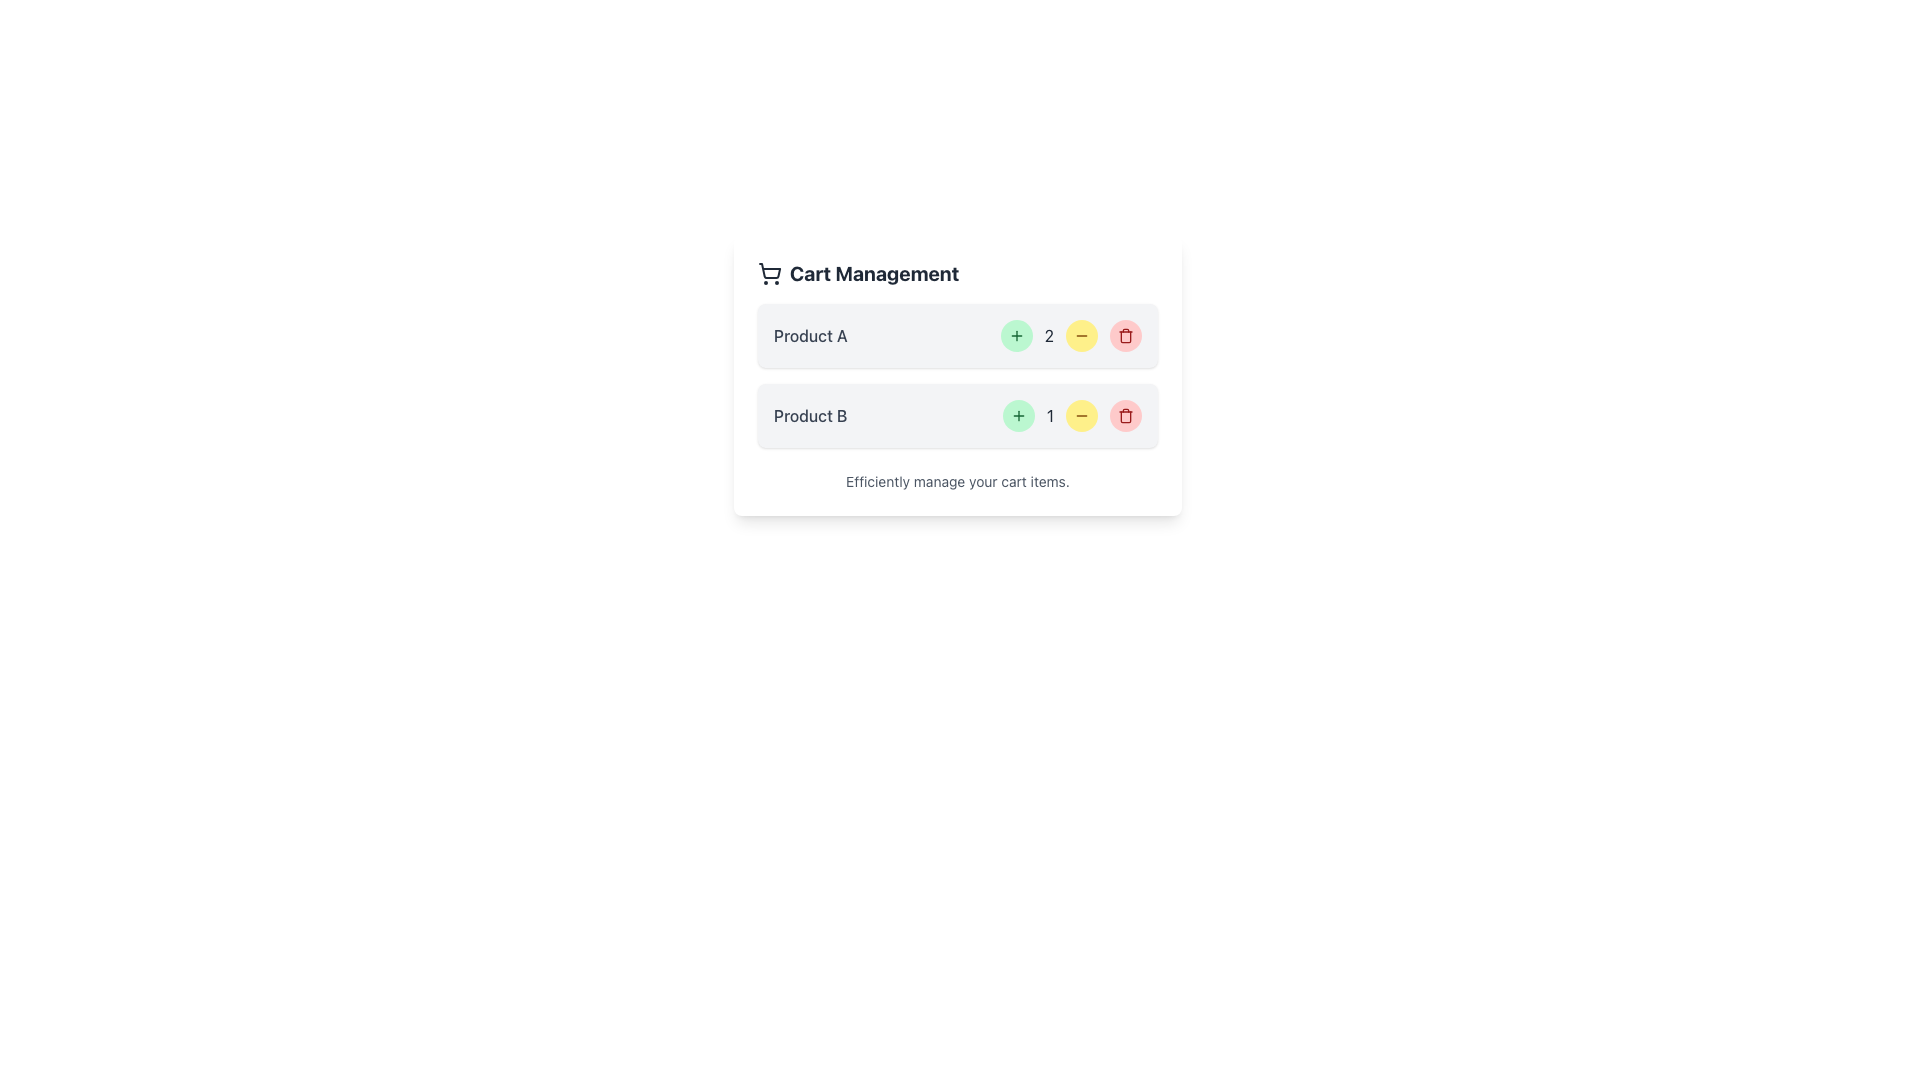  Describe the element at coordinates (1126, 415) in the screenshot. I see `the trash icon button outlined in red, which serves as the delete button for the product in the second row of the interface` at that location.